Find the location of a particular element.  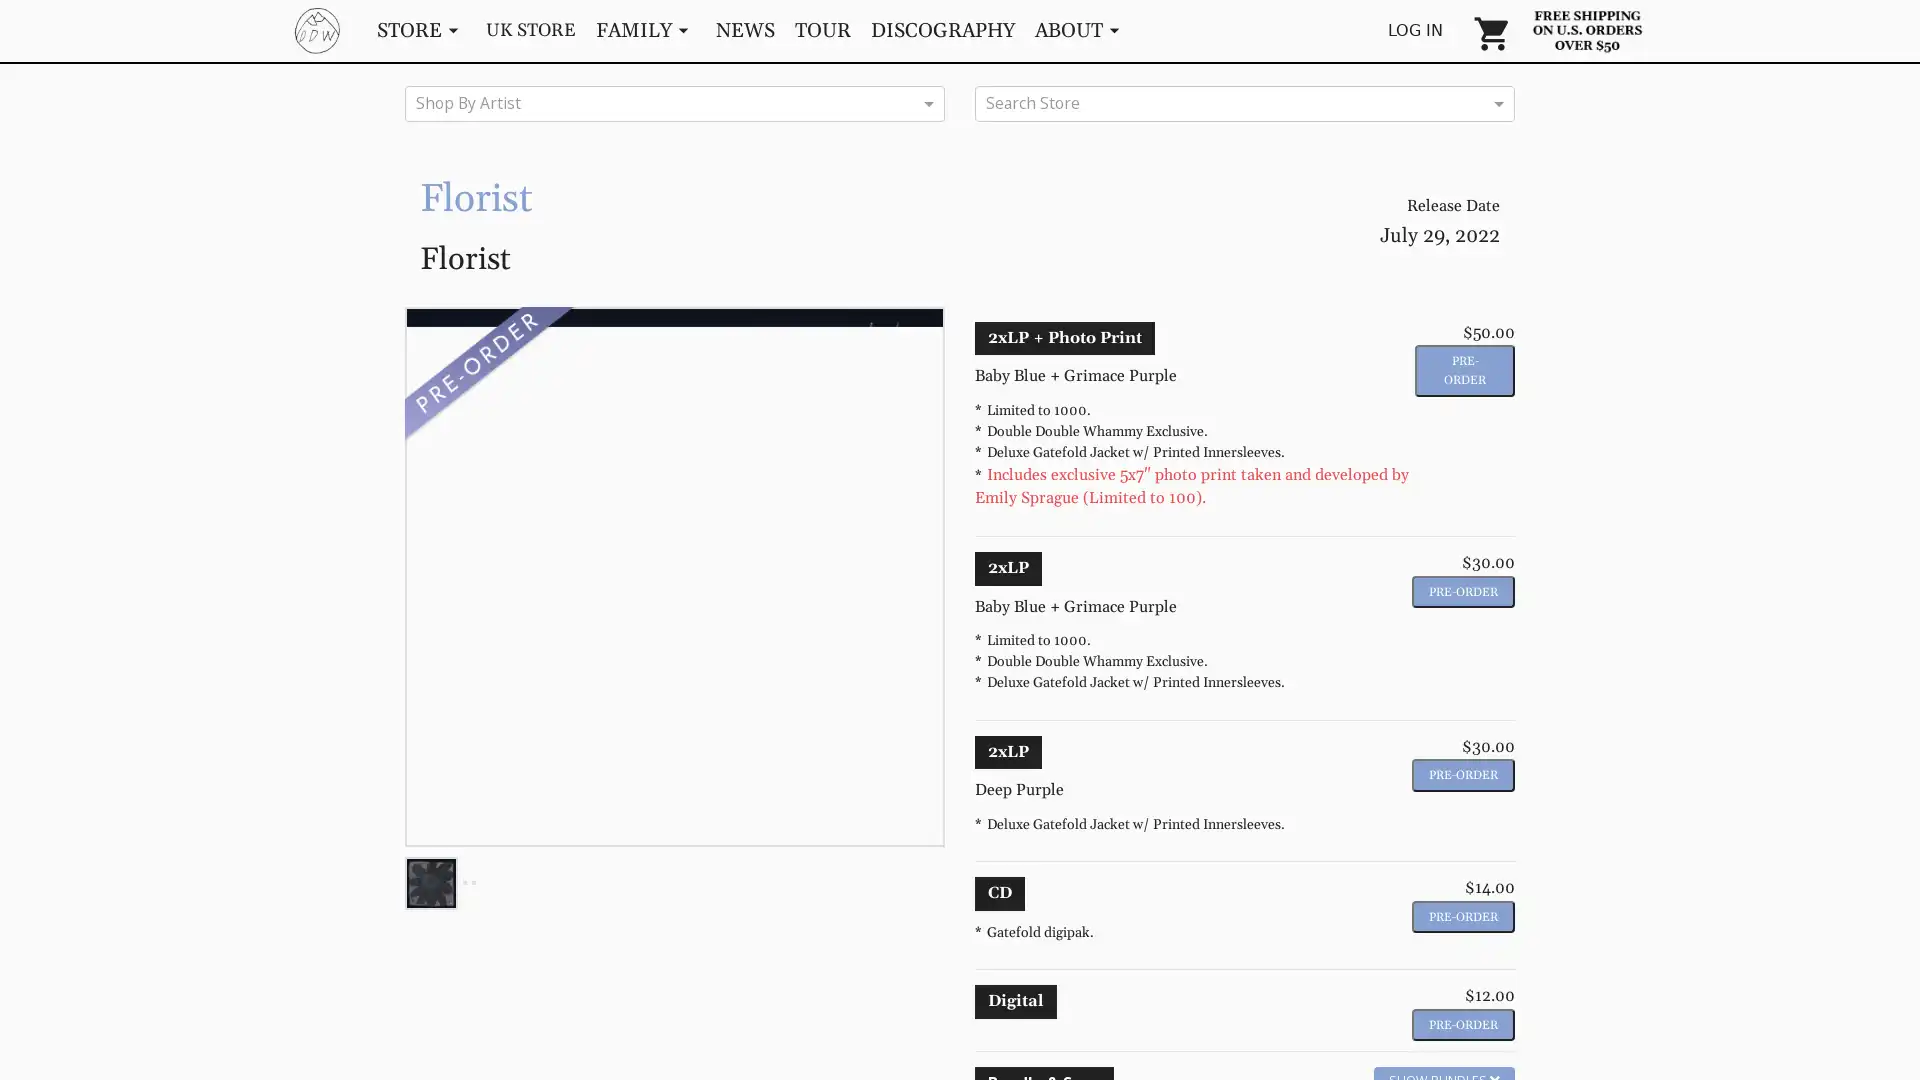

Pre-Order is located at coordinates (1463, 774).